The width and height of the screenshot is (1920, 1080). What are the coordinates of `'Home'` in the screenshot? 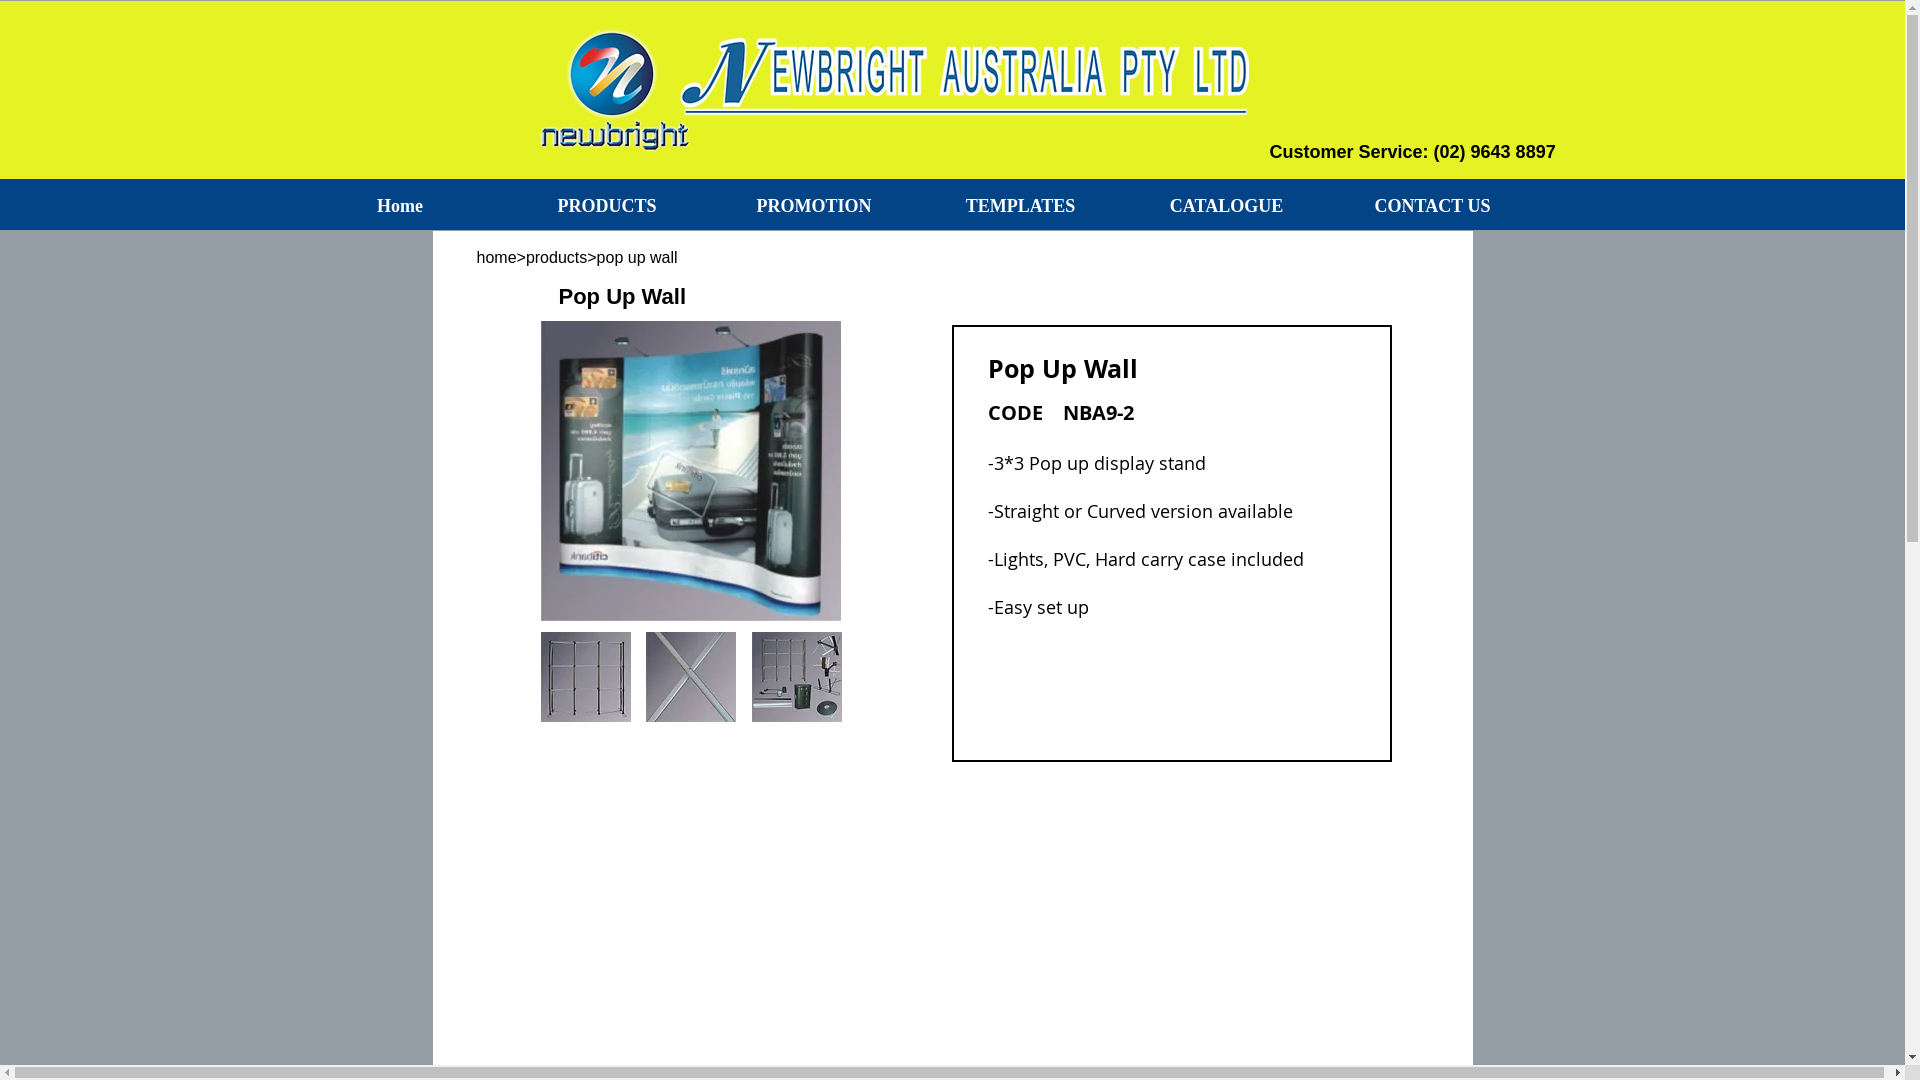 It's located at (399, 205).